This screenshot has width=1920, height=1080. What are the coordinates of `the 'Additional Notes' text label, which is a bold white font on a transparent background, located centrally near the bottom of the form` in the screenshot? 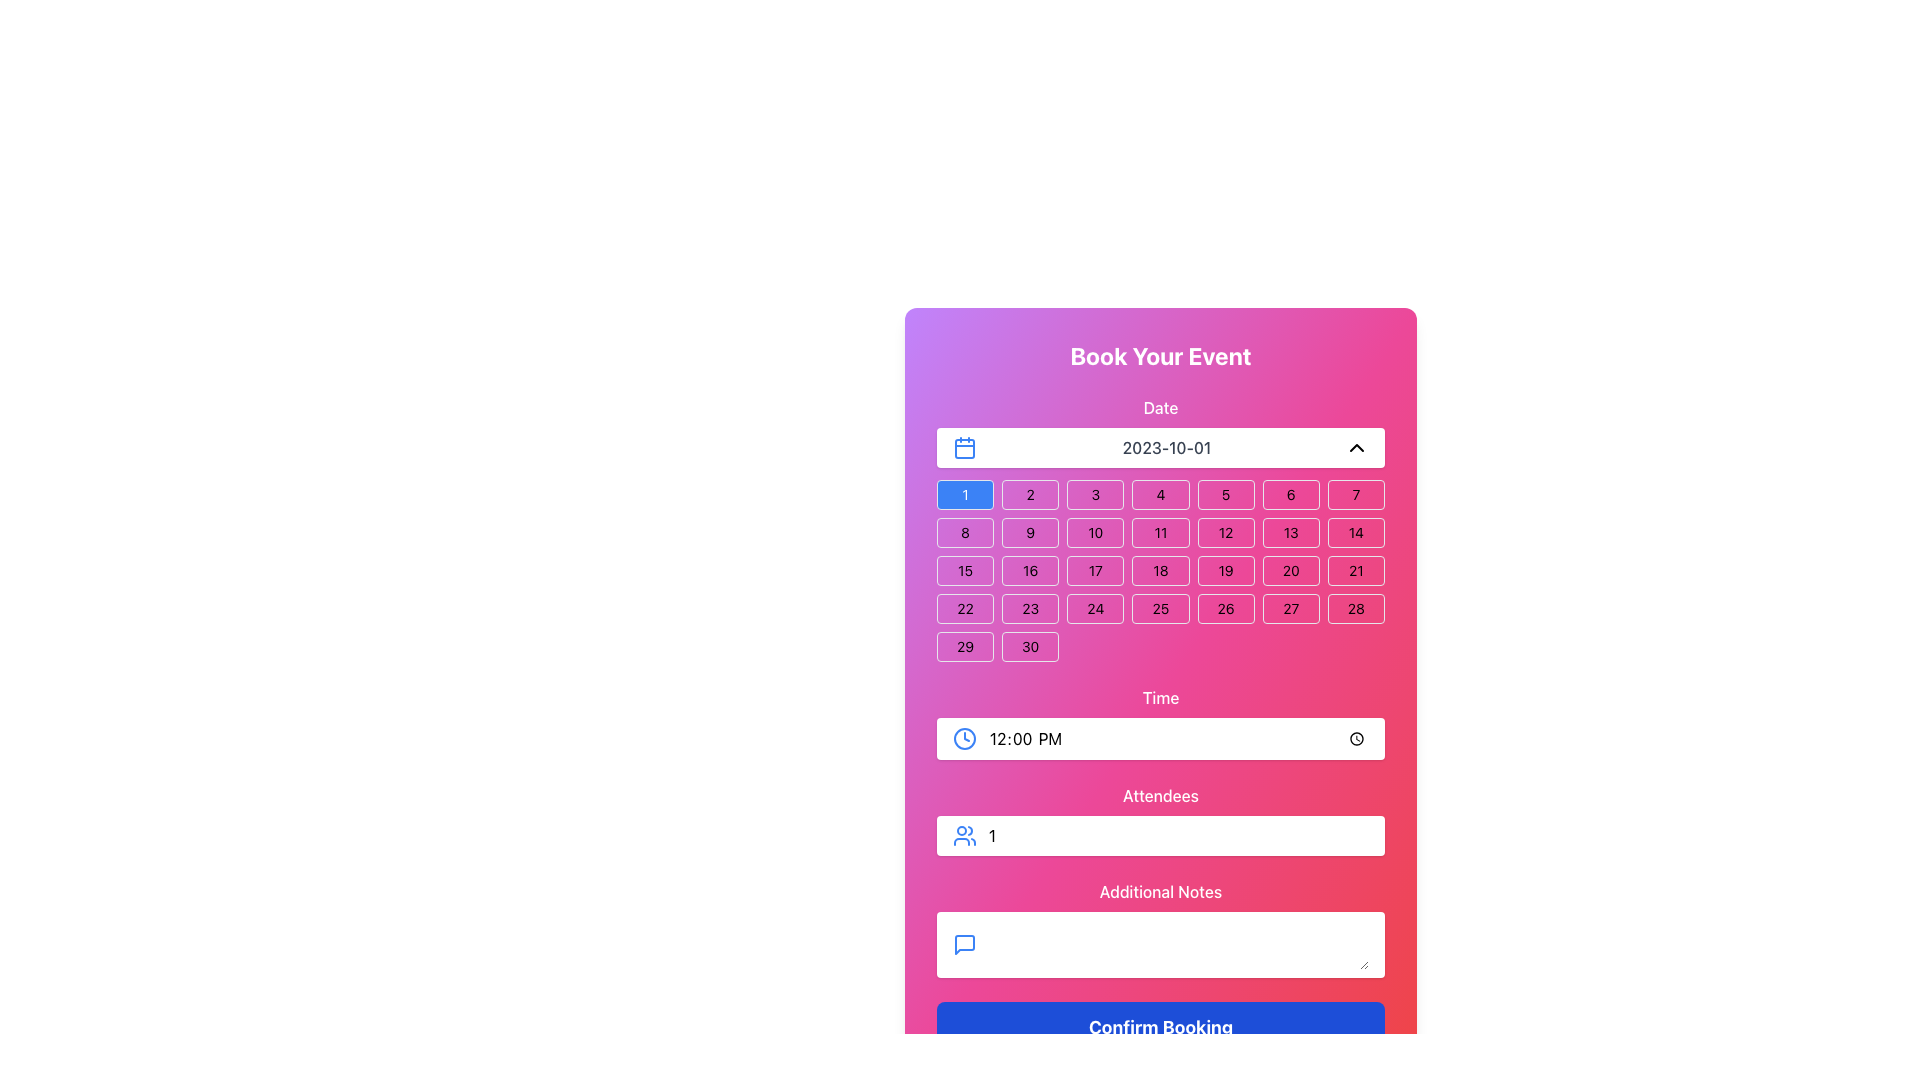 It's located at (1161, 890).